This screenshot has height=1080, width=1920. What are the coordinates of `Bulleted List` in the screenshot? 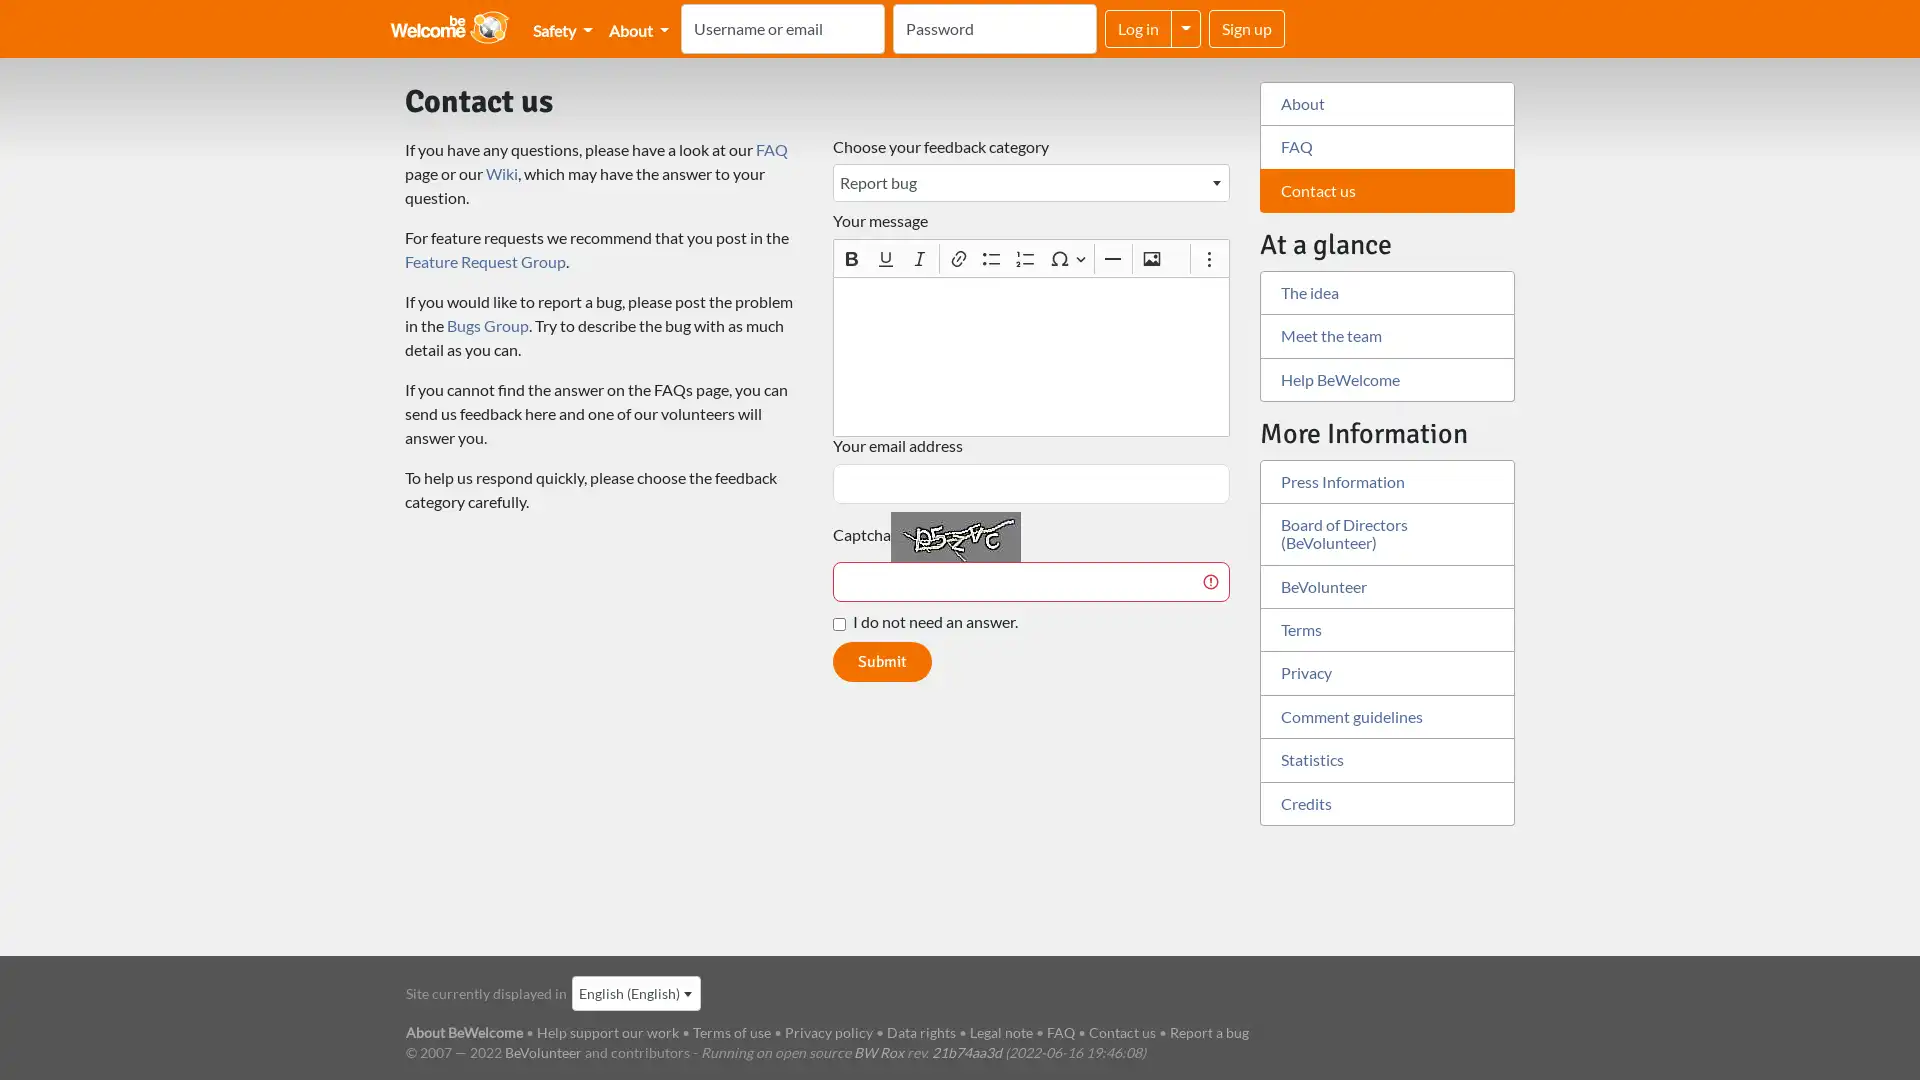 It's located at (992, 257).